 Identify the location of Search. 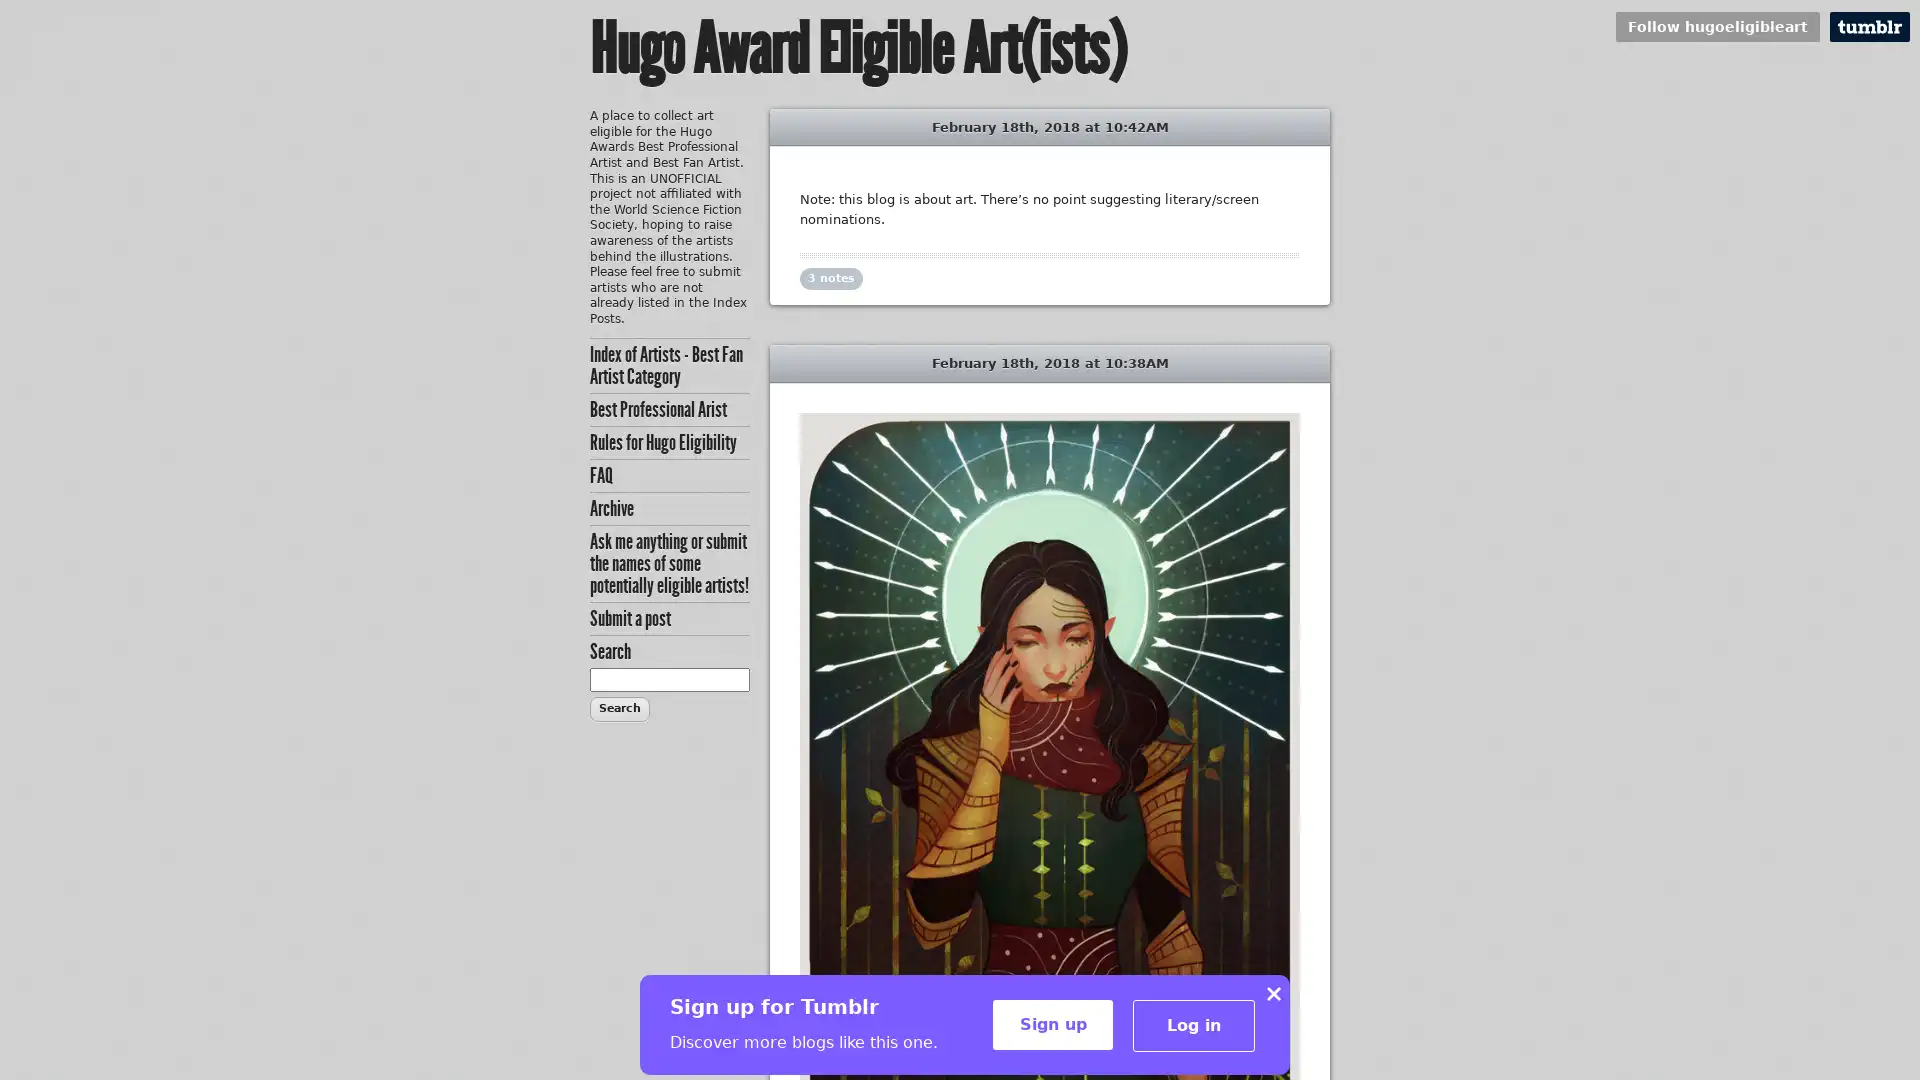
(618, 707).